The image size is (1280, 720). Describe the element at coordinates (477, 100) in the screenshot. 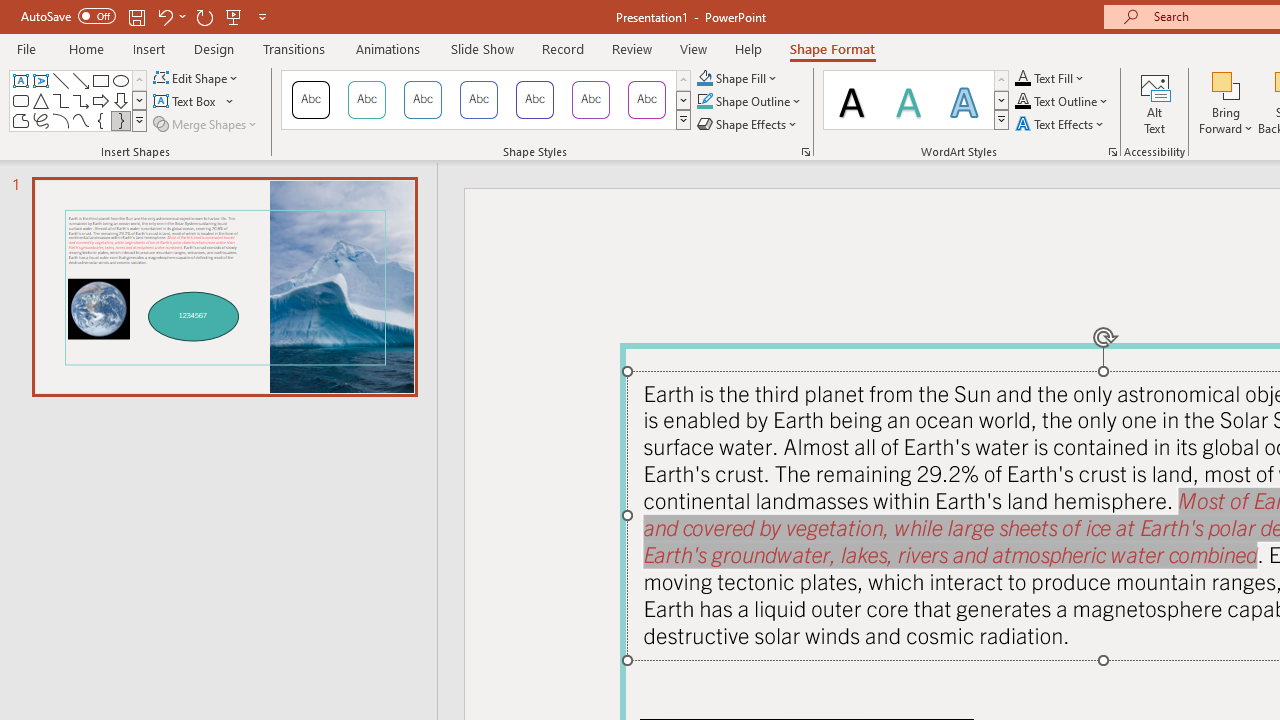

I see `'Colored Outline - Blue, Accent 3'` at that location.